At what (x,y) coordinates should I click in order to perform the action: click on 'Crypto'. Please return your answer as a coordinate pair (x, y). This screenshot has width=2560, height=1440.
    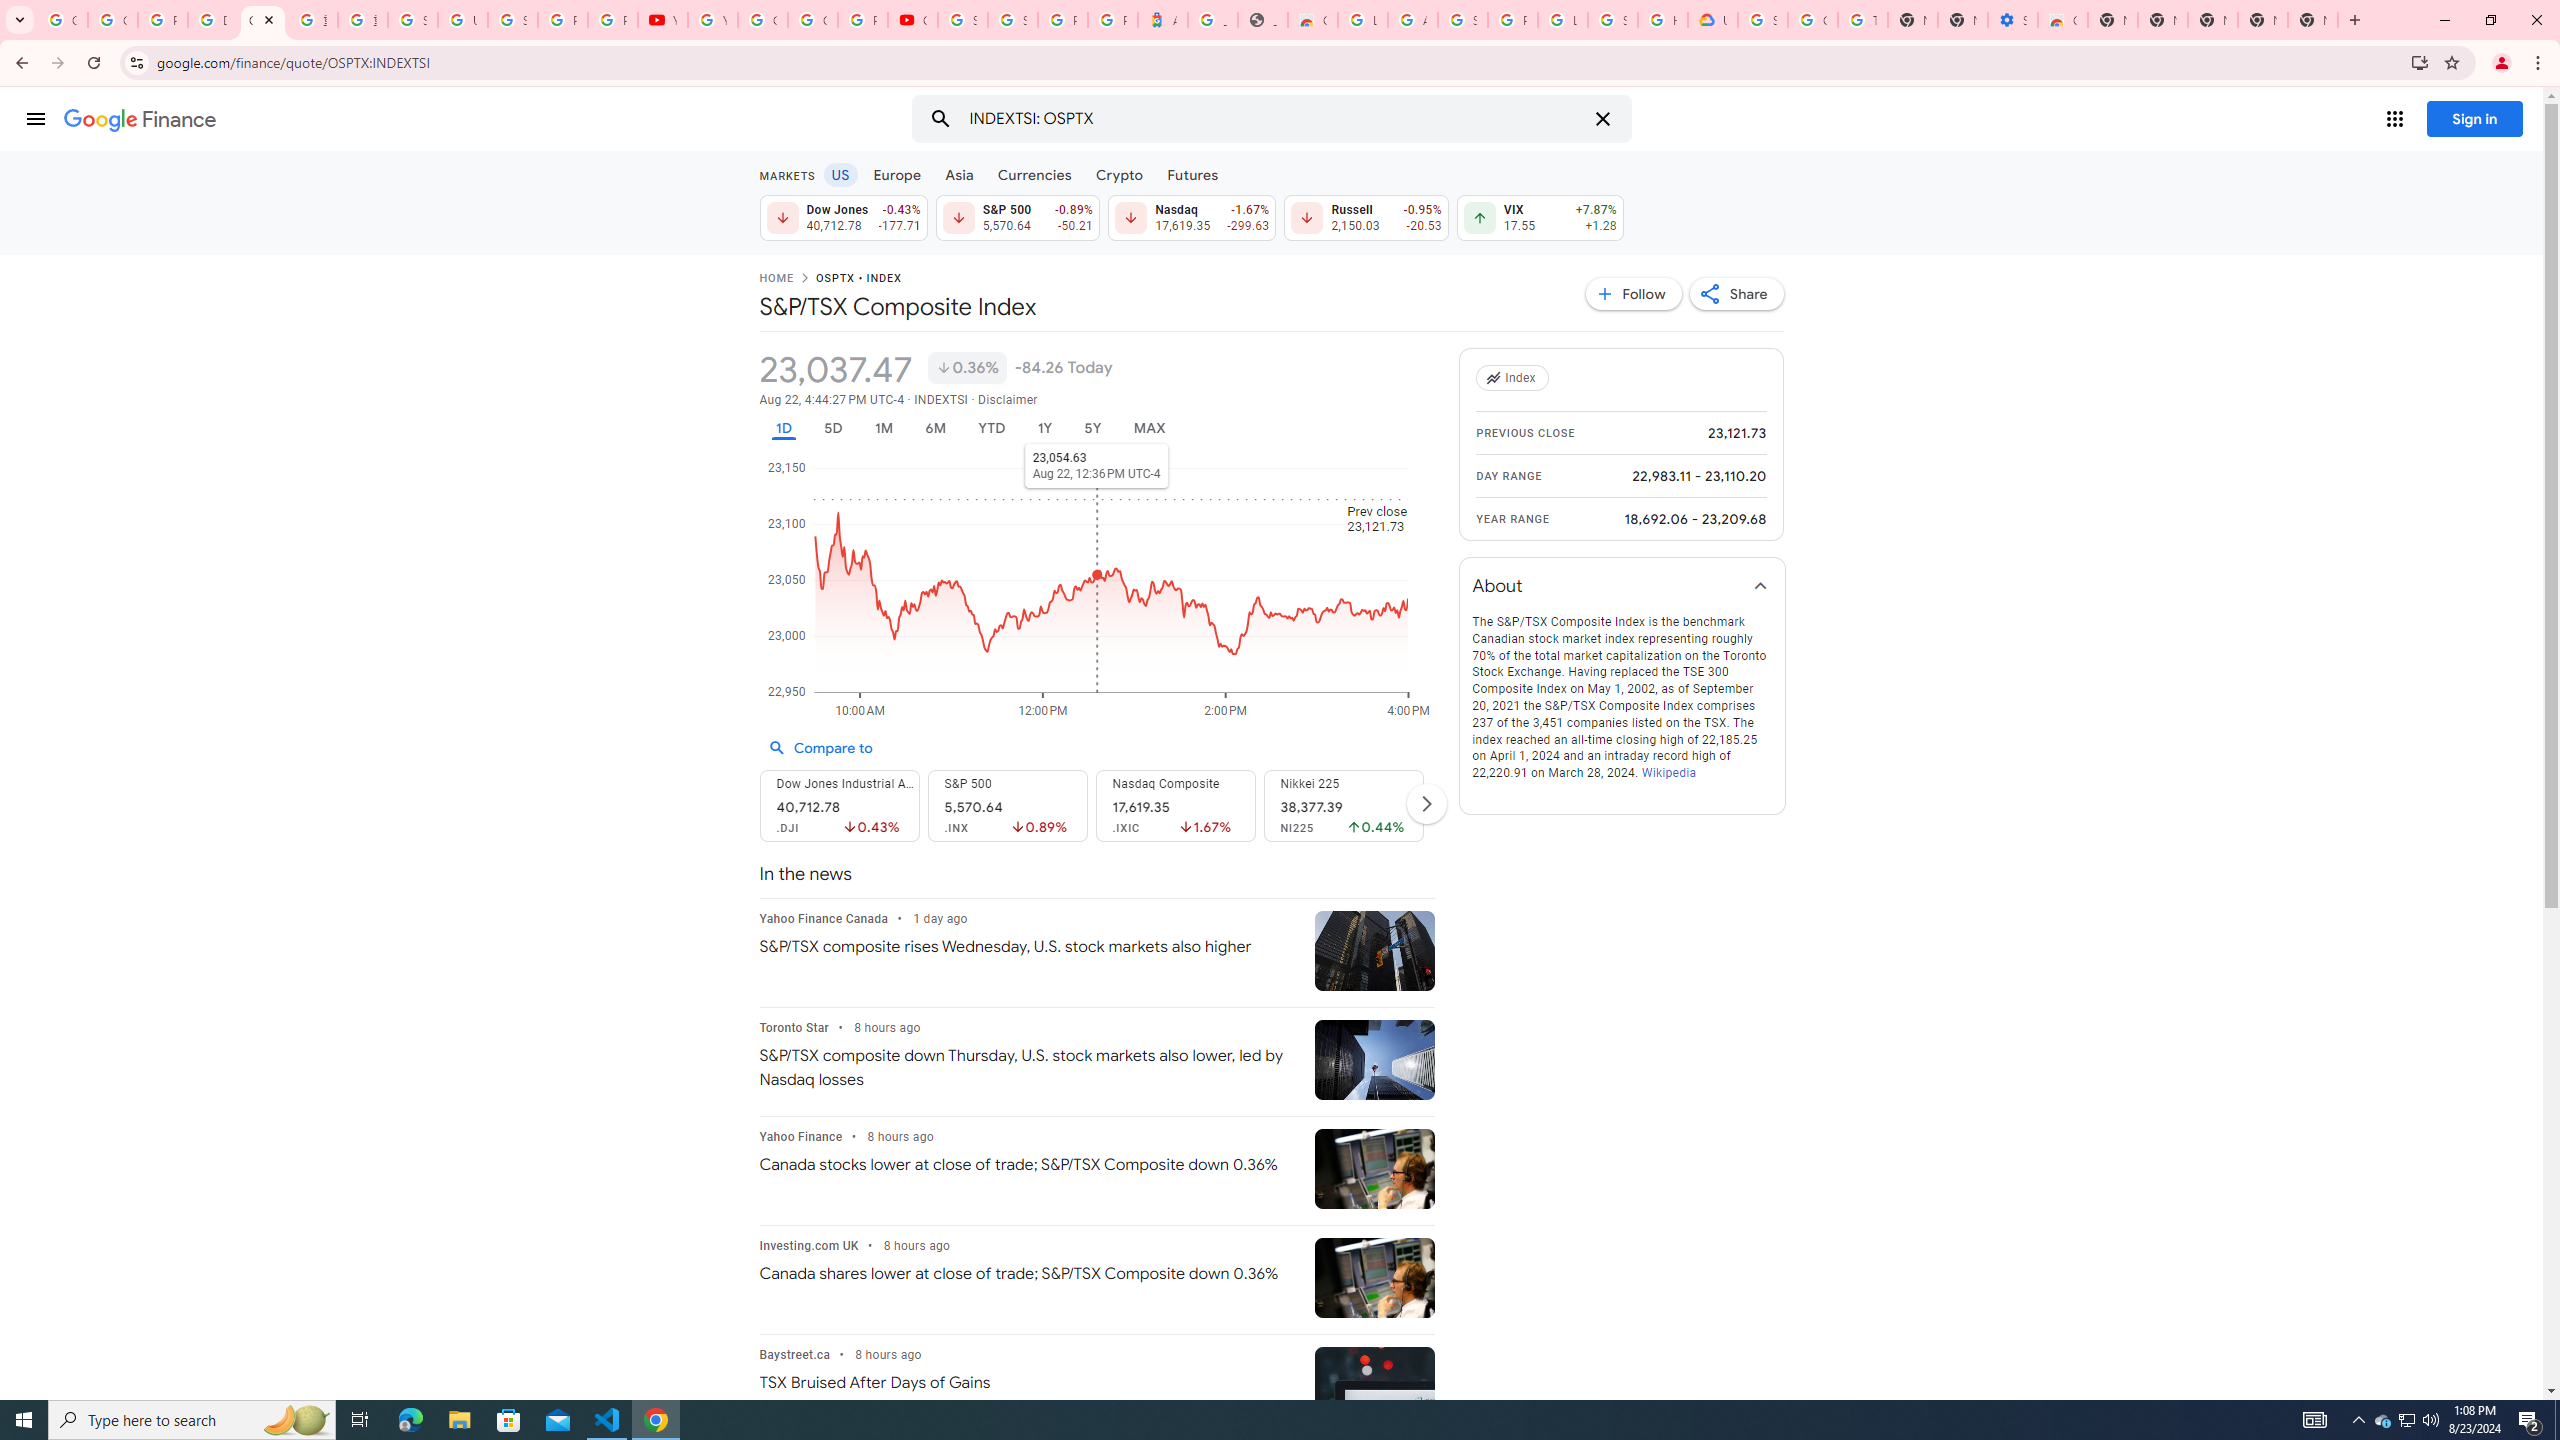
    Looking at the image, I should click on (1120, 173).